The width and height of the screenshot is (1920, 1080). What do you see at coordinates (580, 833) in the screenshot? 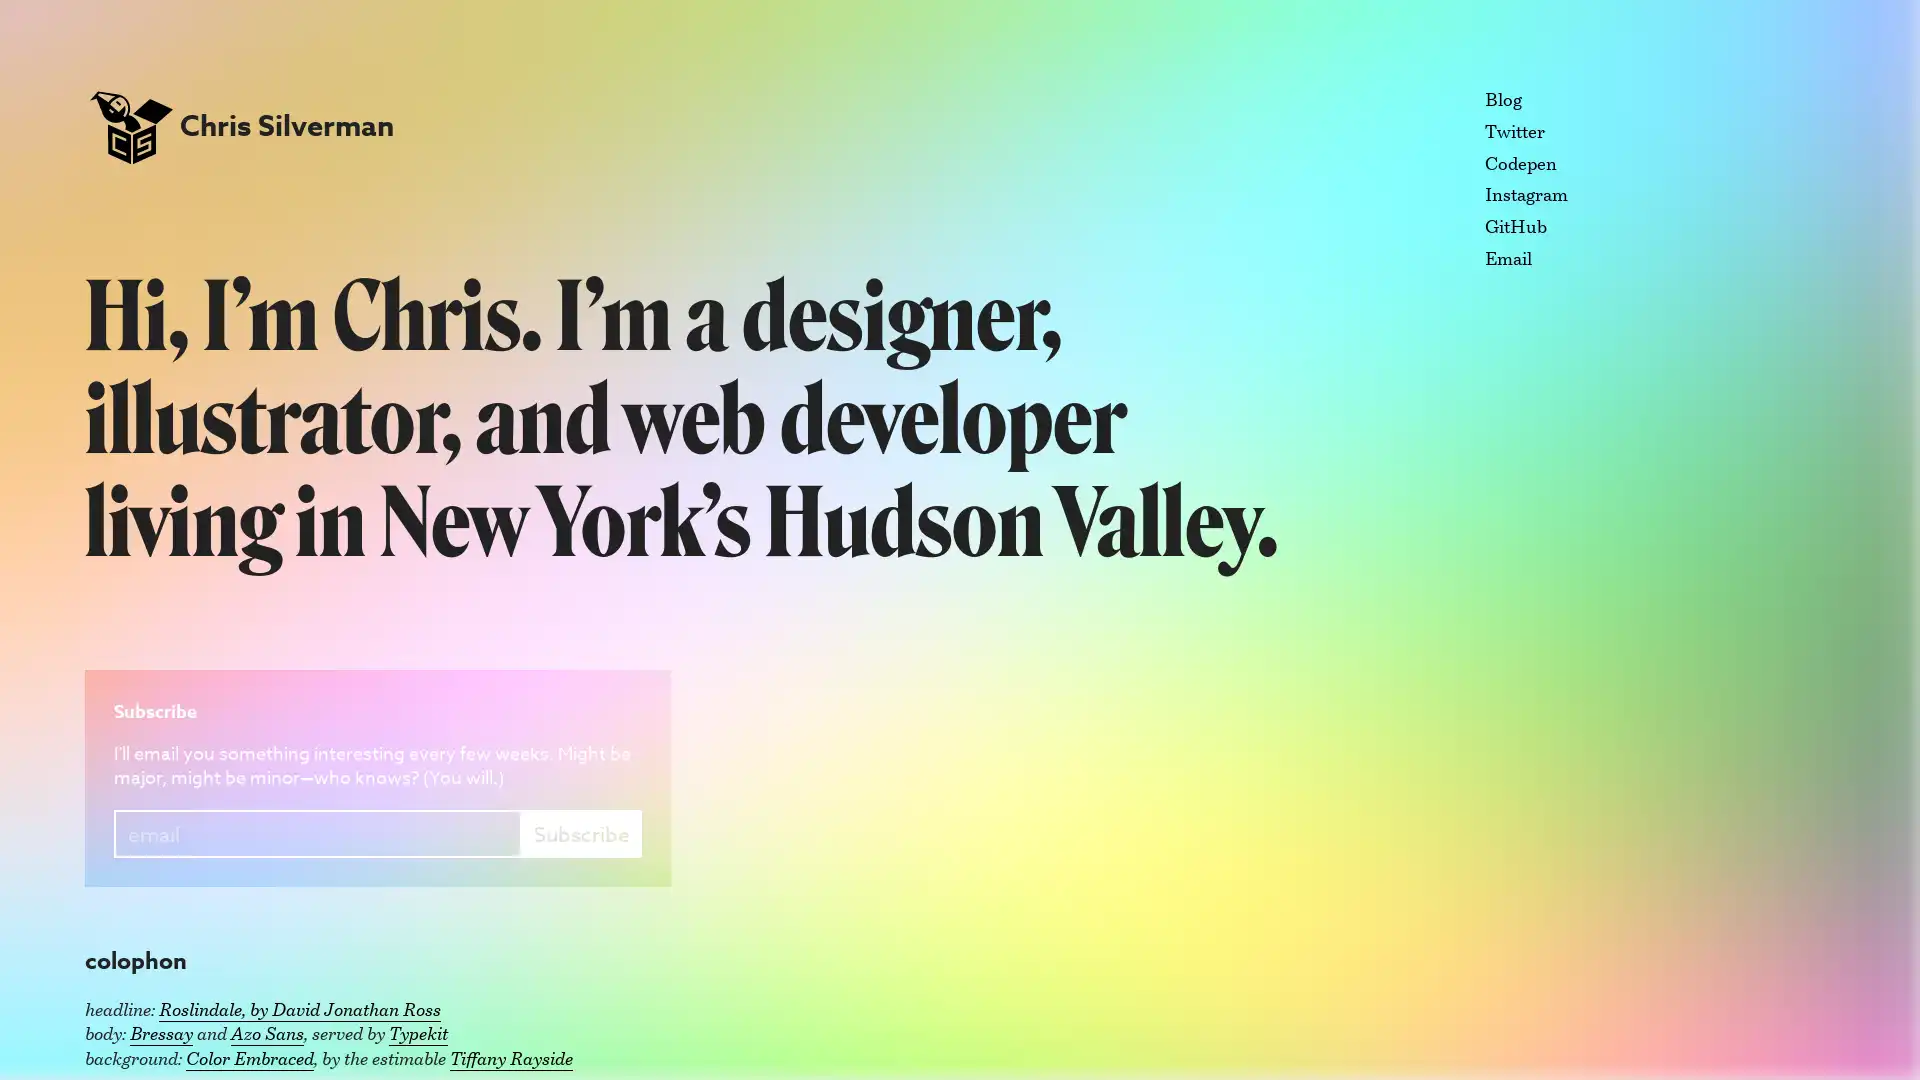
I see `Subscribe` at bounding box center [580, 833].